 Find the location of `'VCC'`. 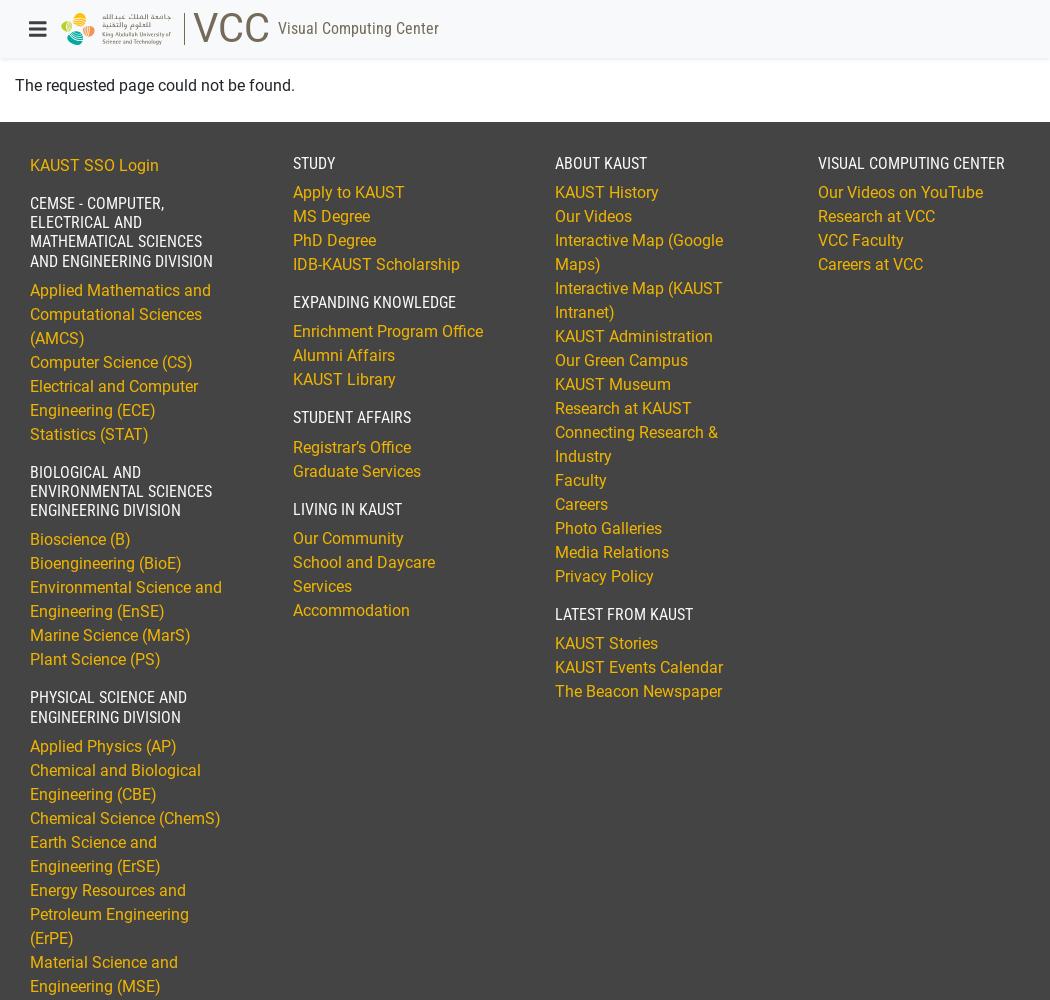

'VCC' is located at coordinates (230, 28).